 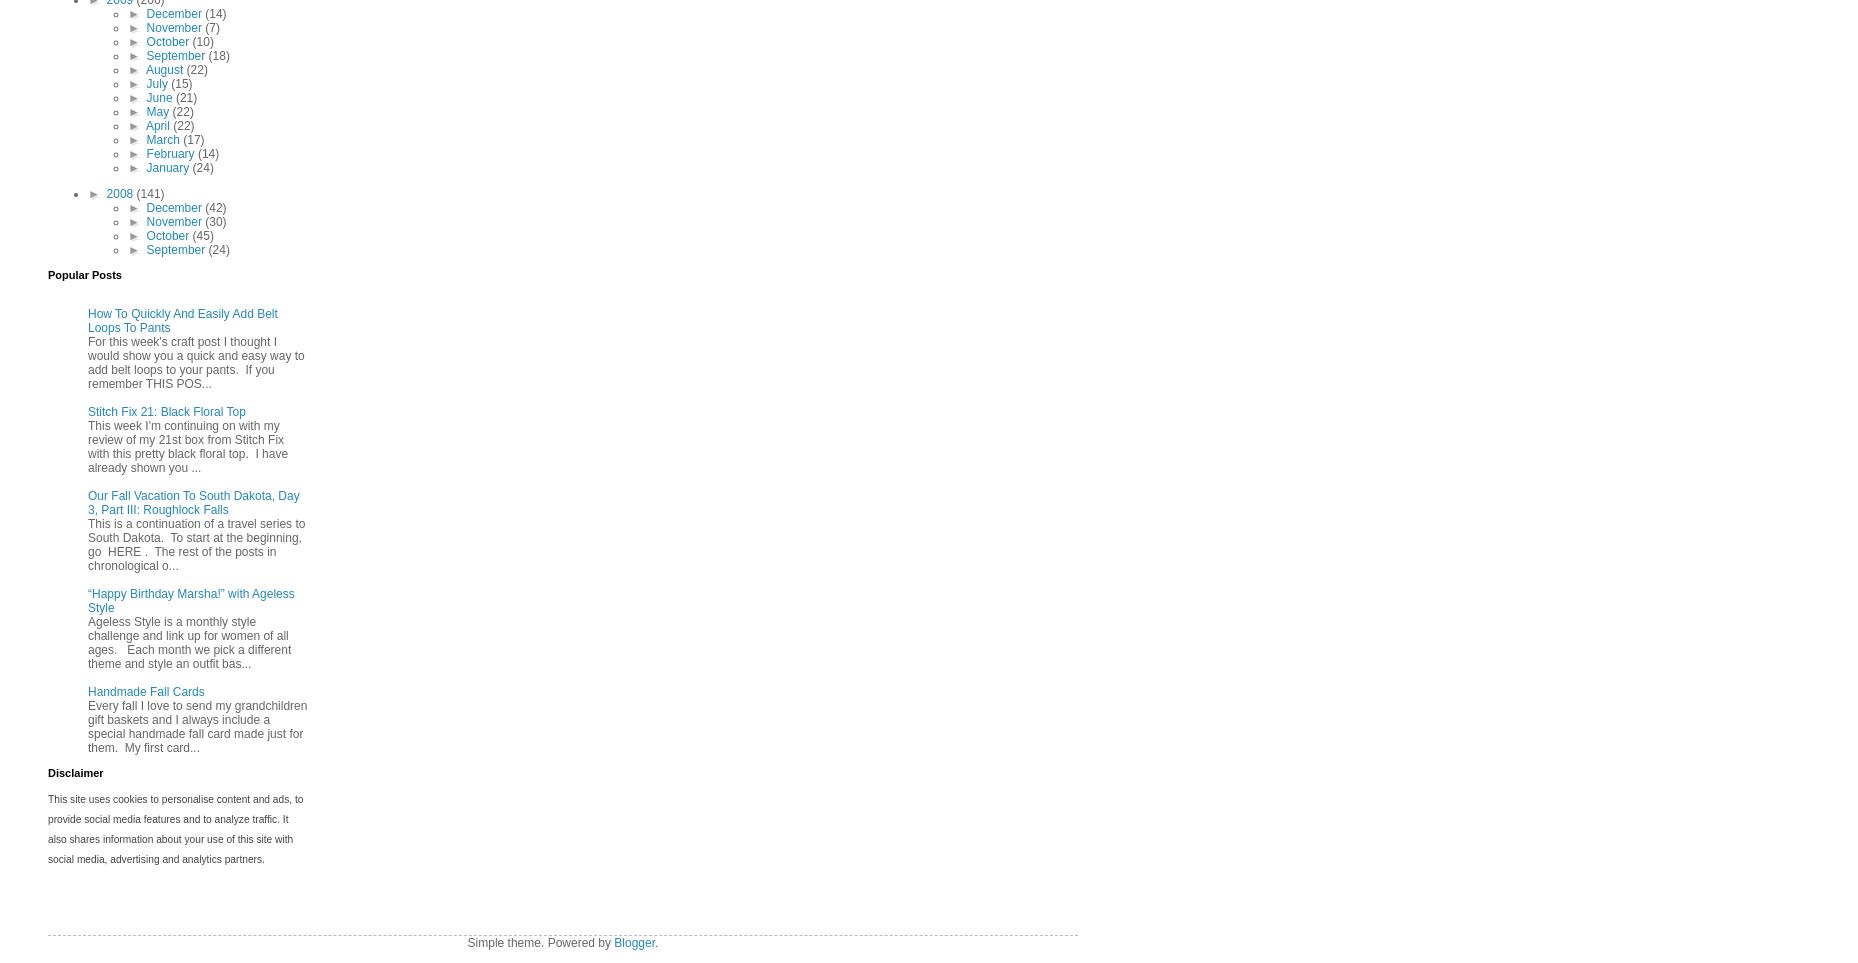 What do you see at coordinates (171, 153) in the screenshot?
I see `'February'` at bounding box center [171, 153].